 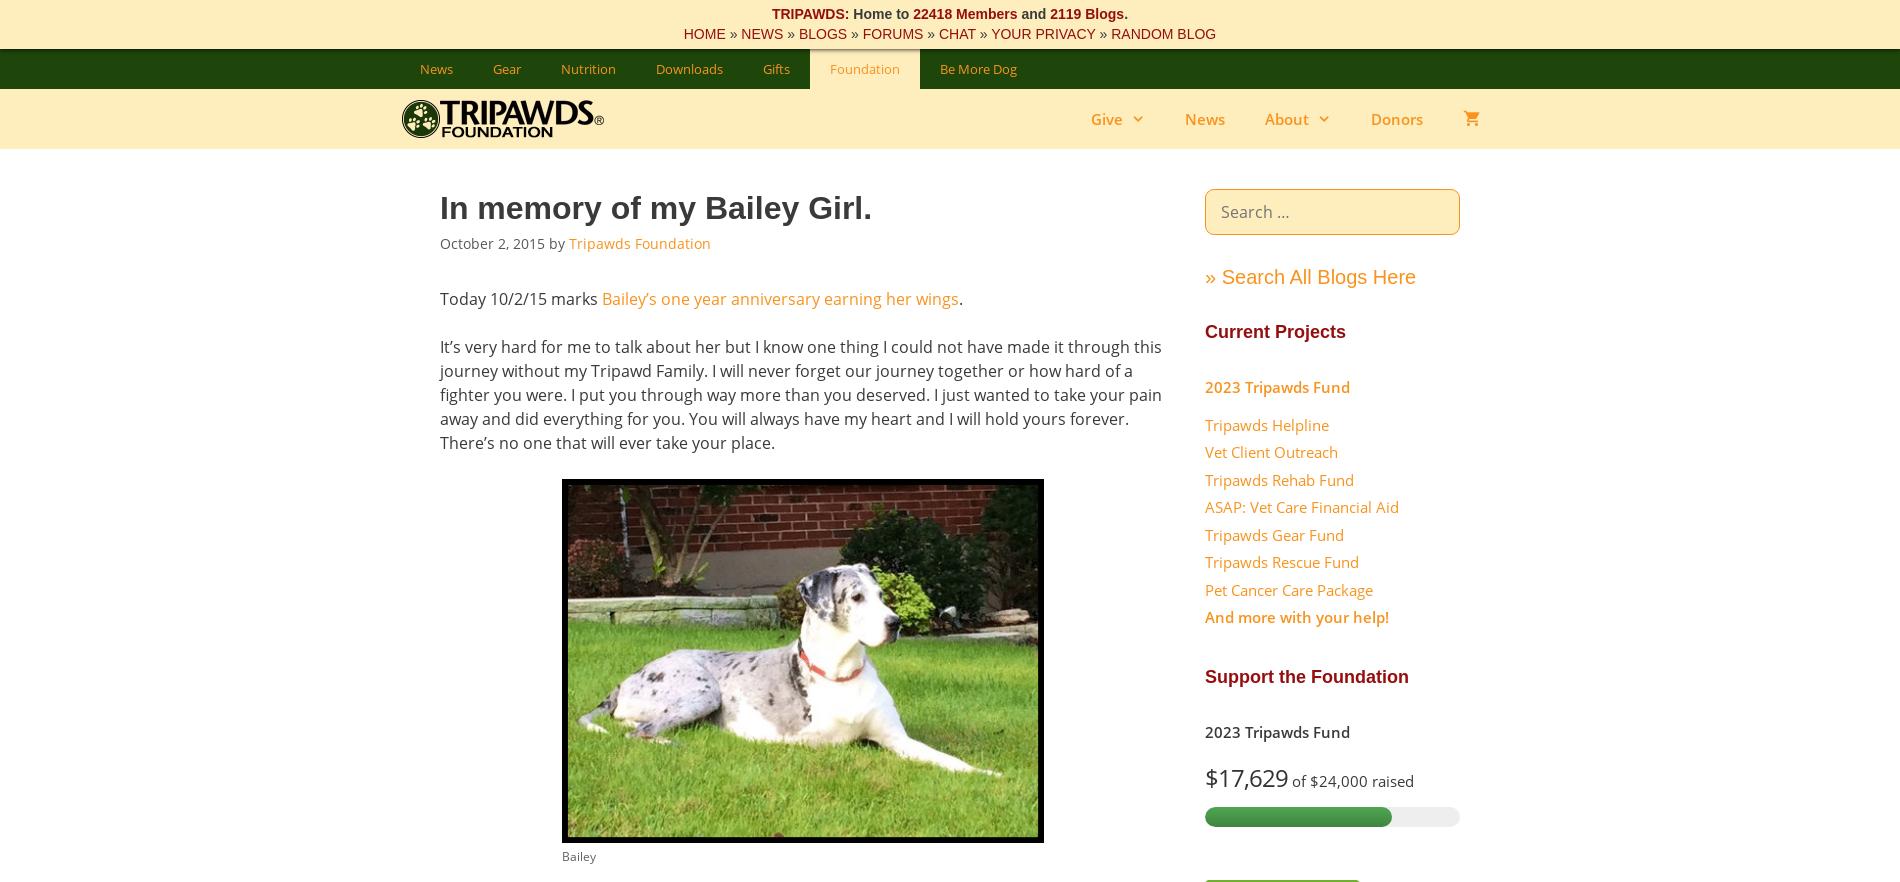 What do you see at coordinates (1086, 14) in the screenshot?
I see `'2119 Blogs'` at bounding box center [1086, 14].